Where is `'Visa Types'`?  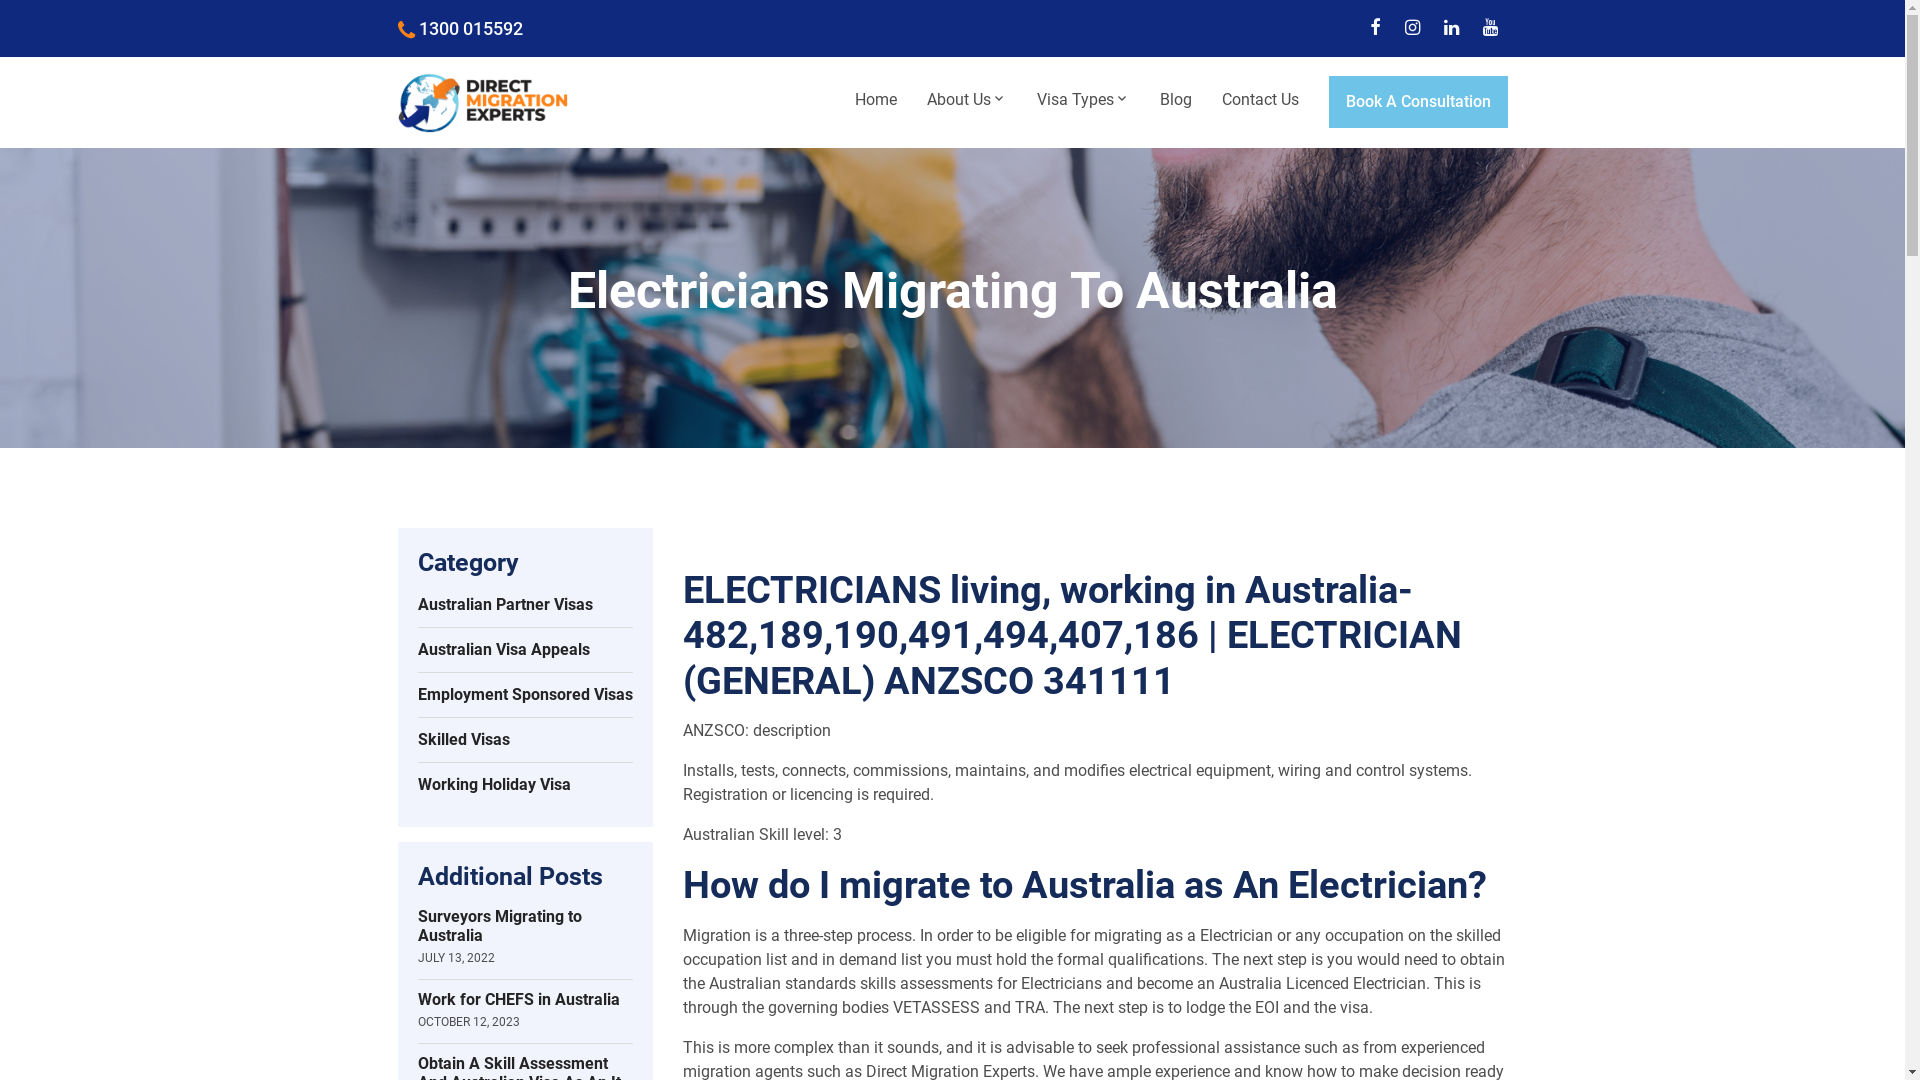 'Visa Types' is located at coordinates (1082, 100).